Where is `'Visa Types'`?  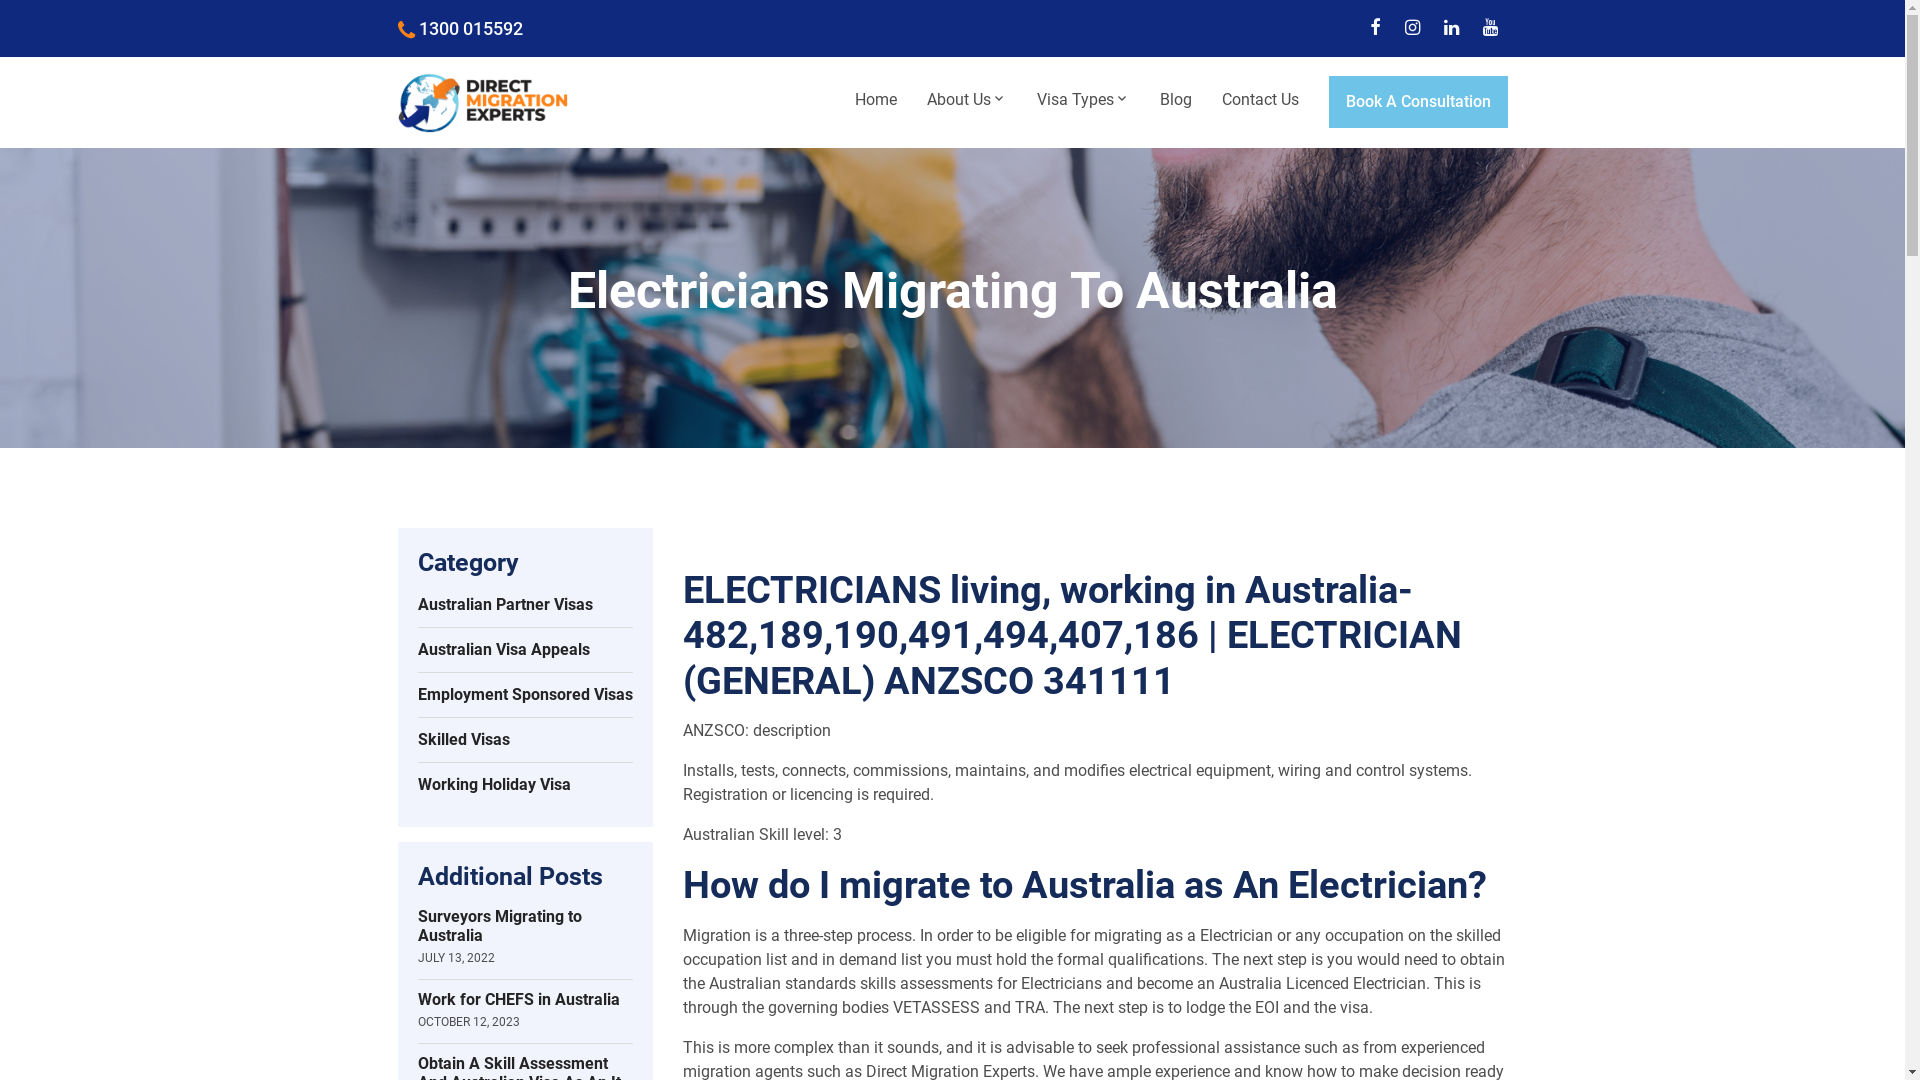 'Visa Types' is located at coordinates (1082, 100).